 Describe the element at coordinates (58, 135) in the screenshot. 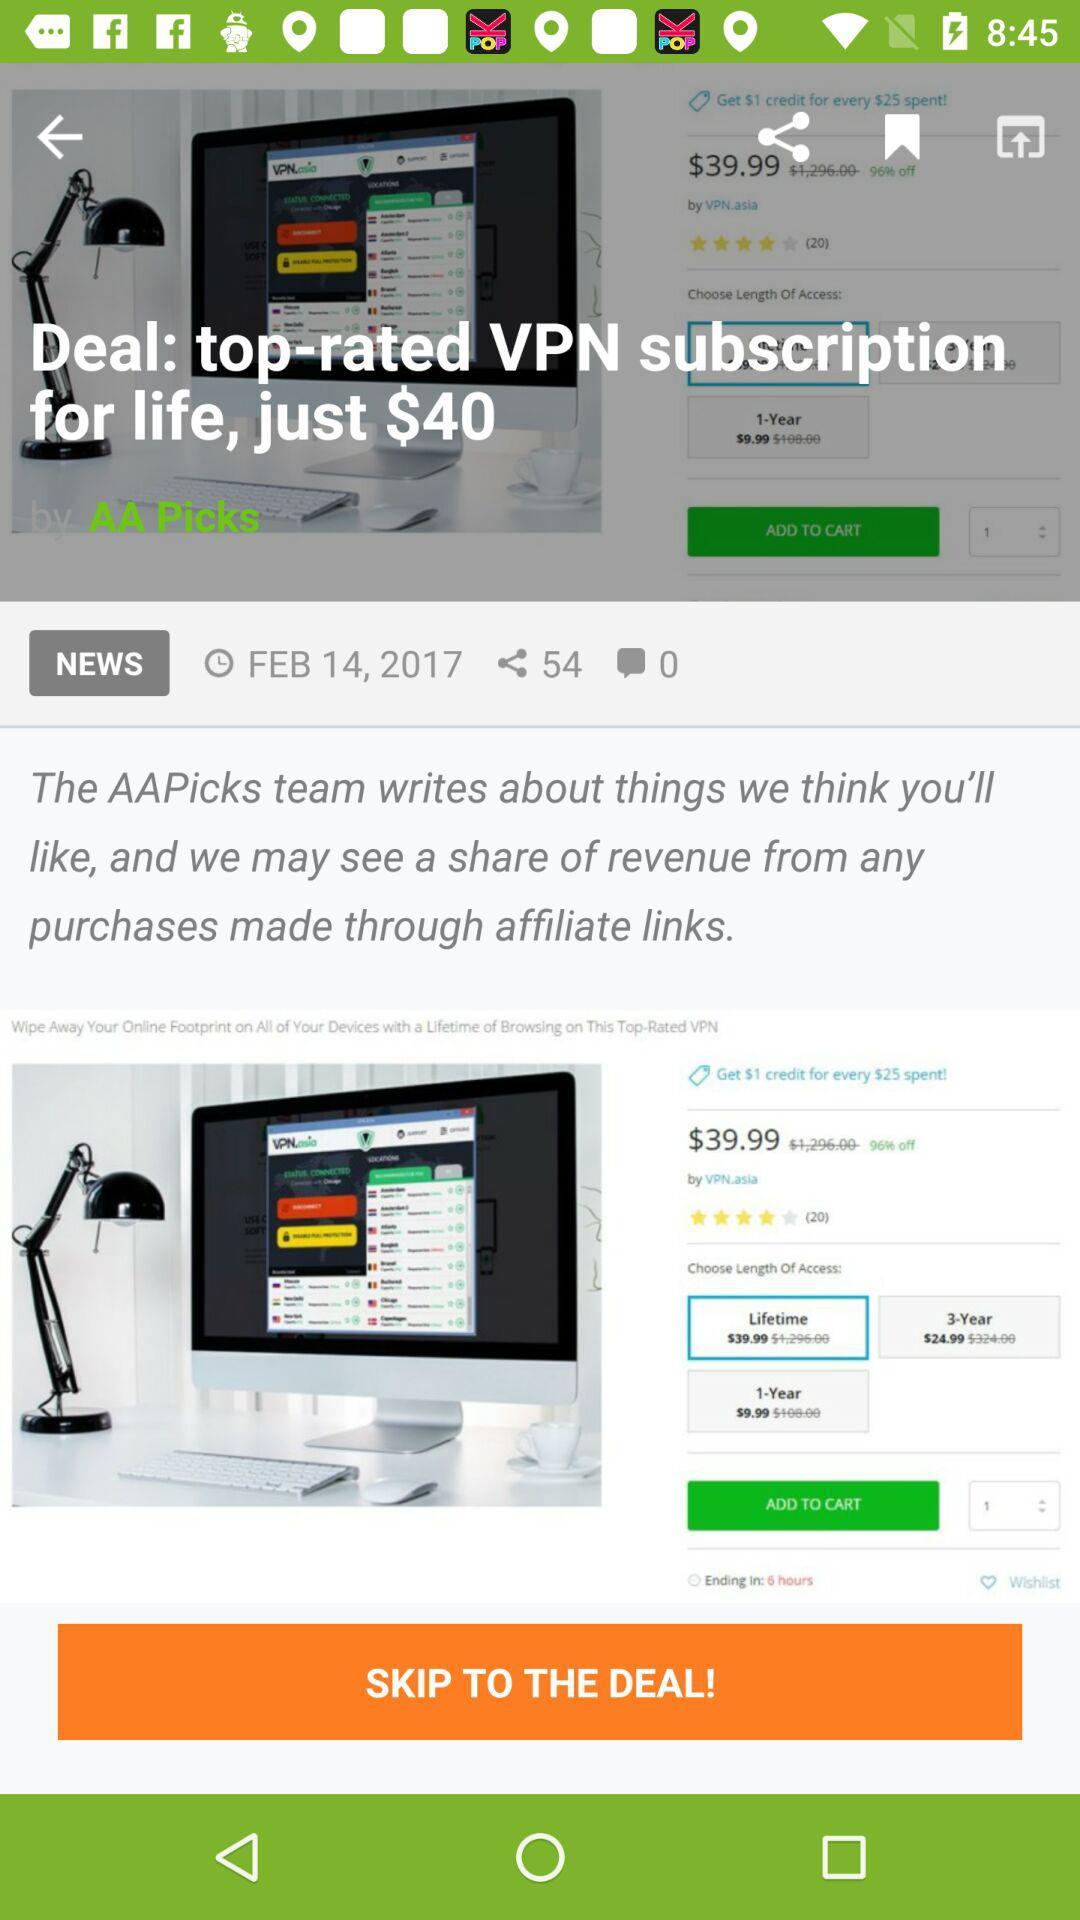

I see `the arrow_backward icon` at that location.